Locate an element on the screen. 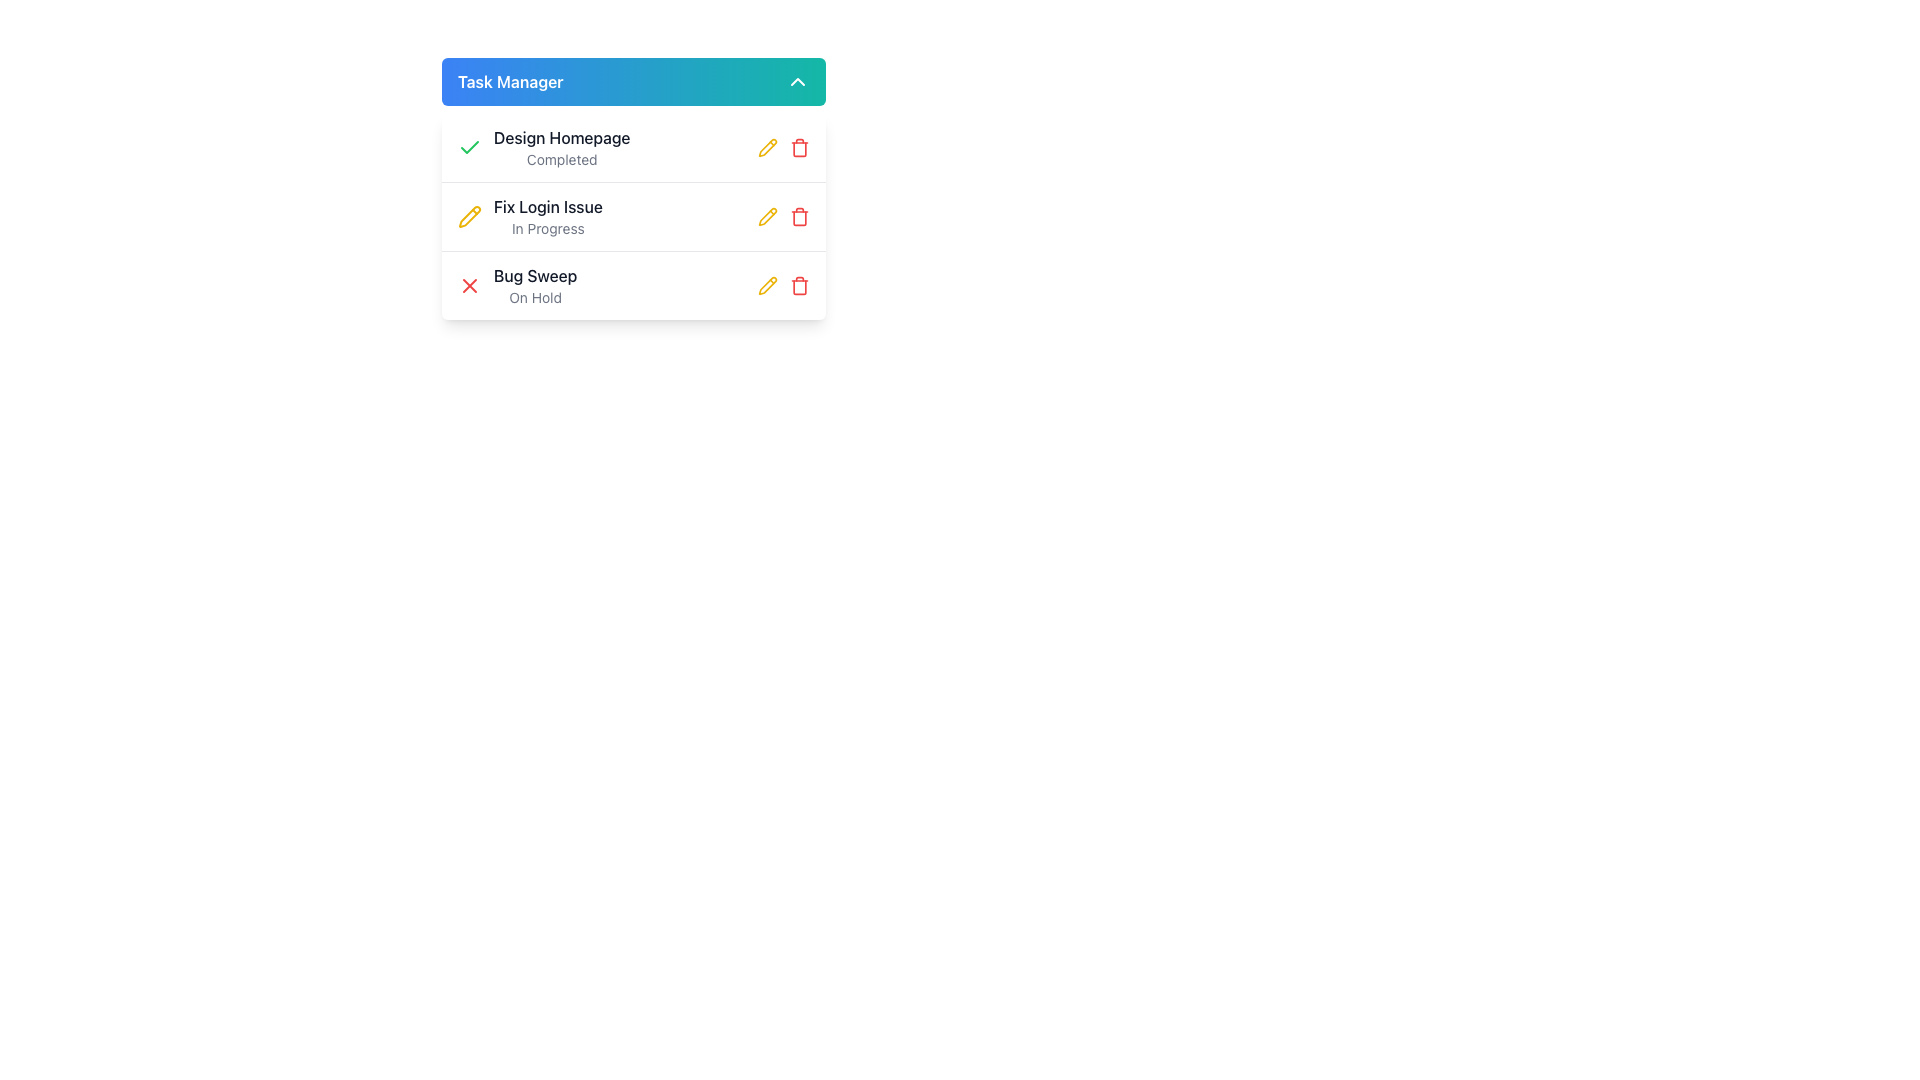  'Completed' text label which indicates the status of the task 'Design Homepage' by clicking on it is located at coordinates (561, 158).